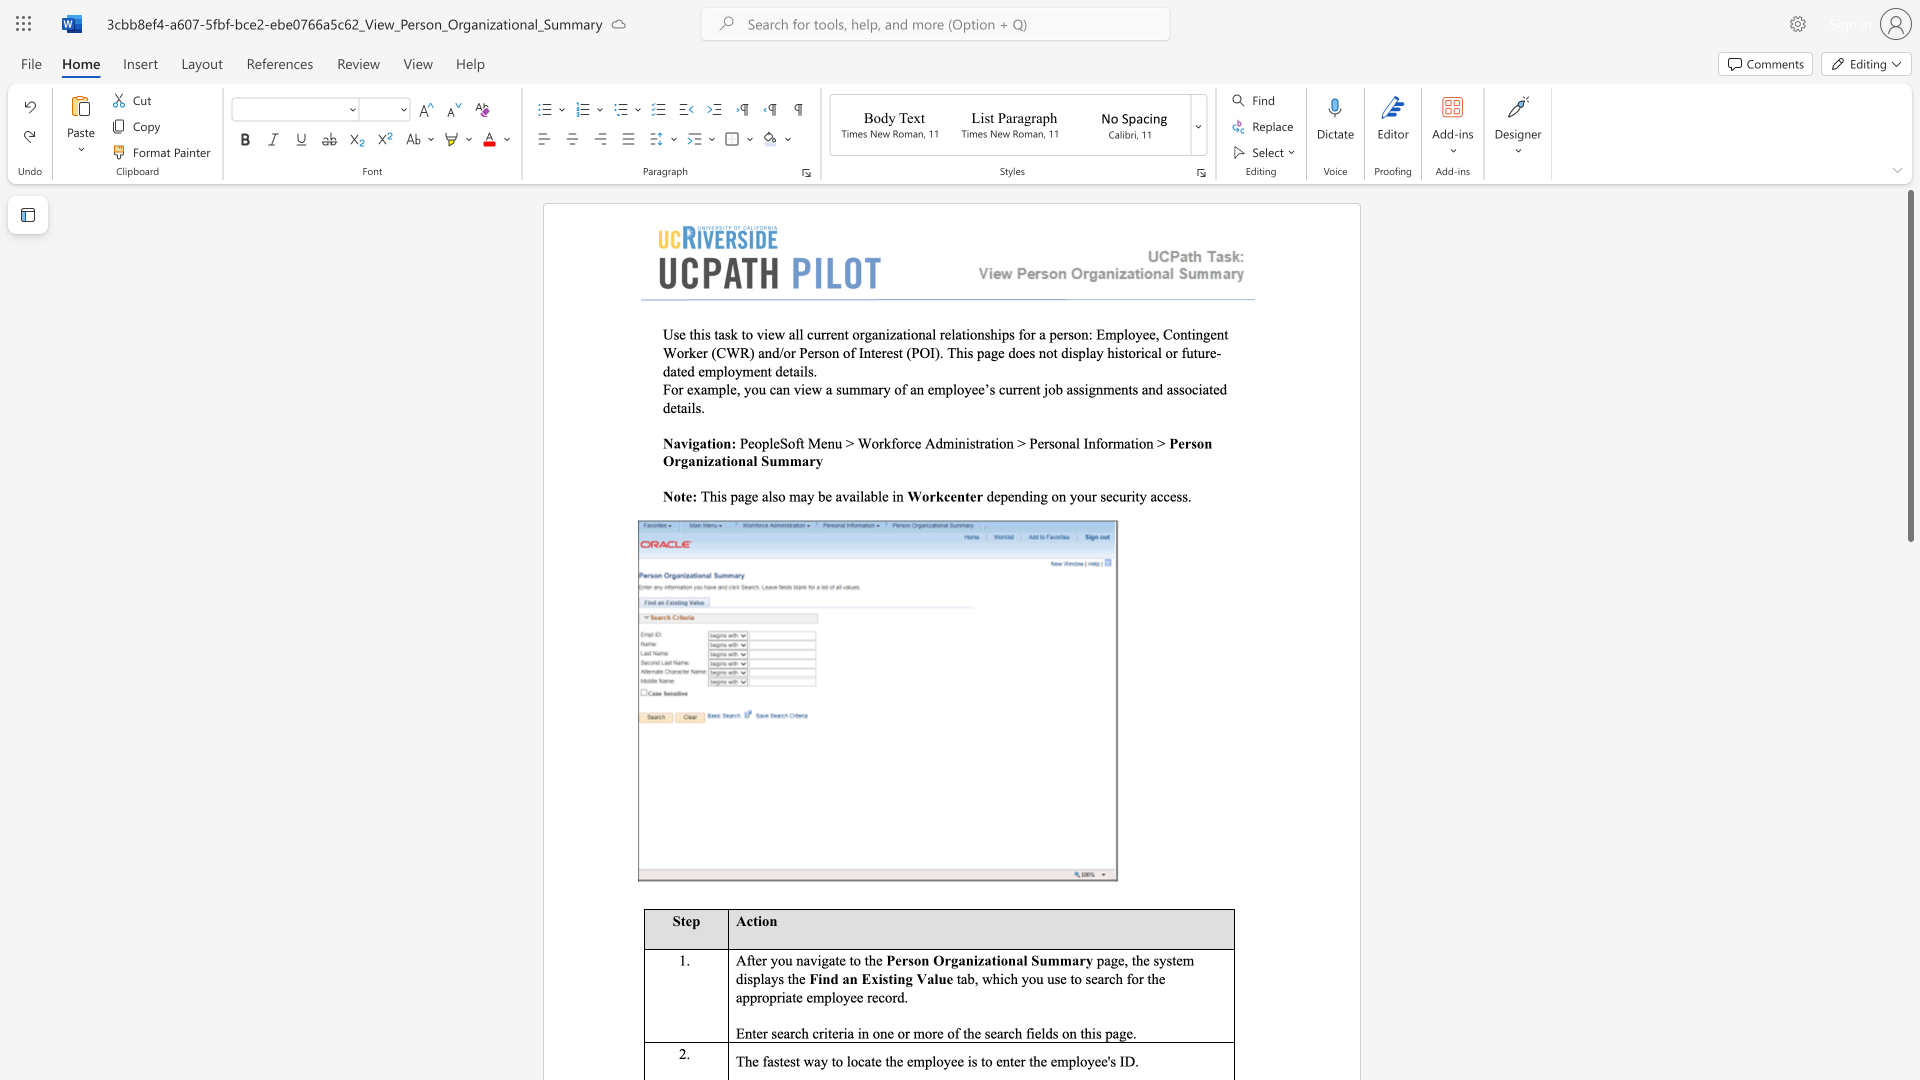  I want to click on the subset text "mmar" within the text "Person Organizational Summary", so click(776, 461).